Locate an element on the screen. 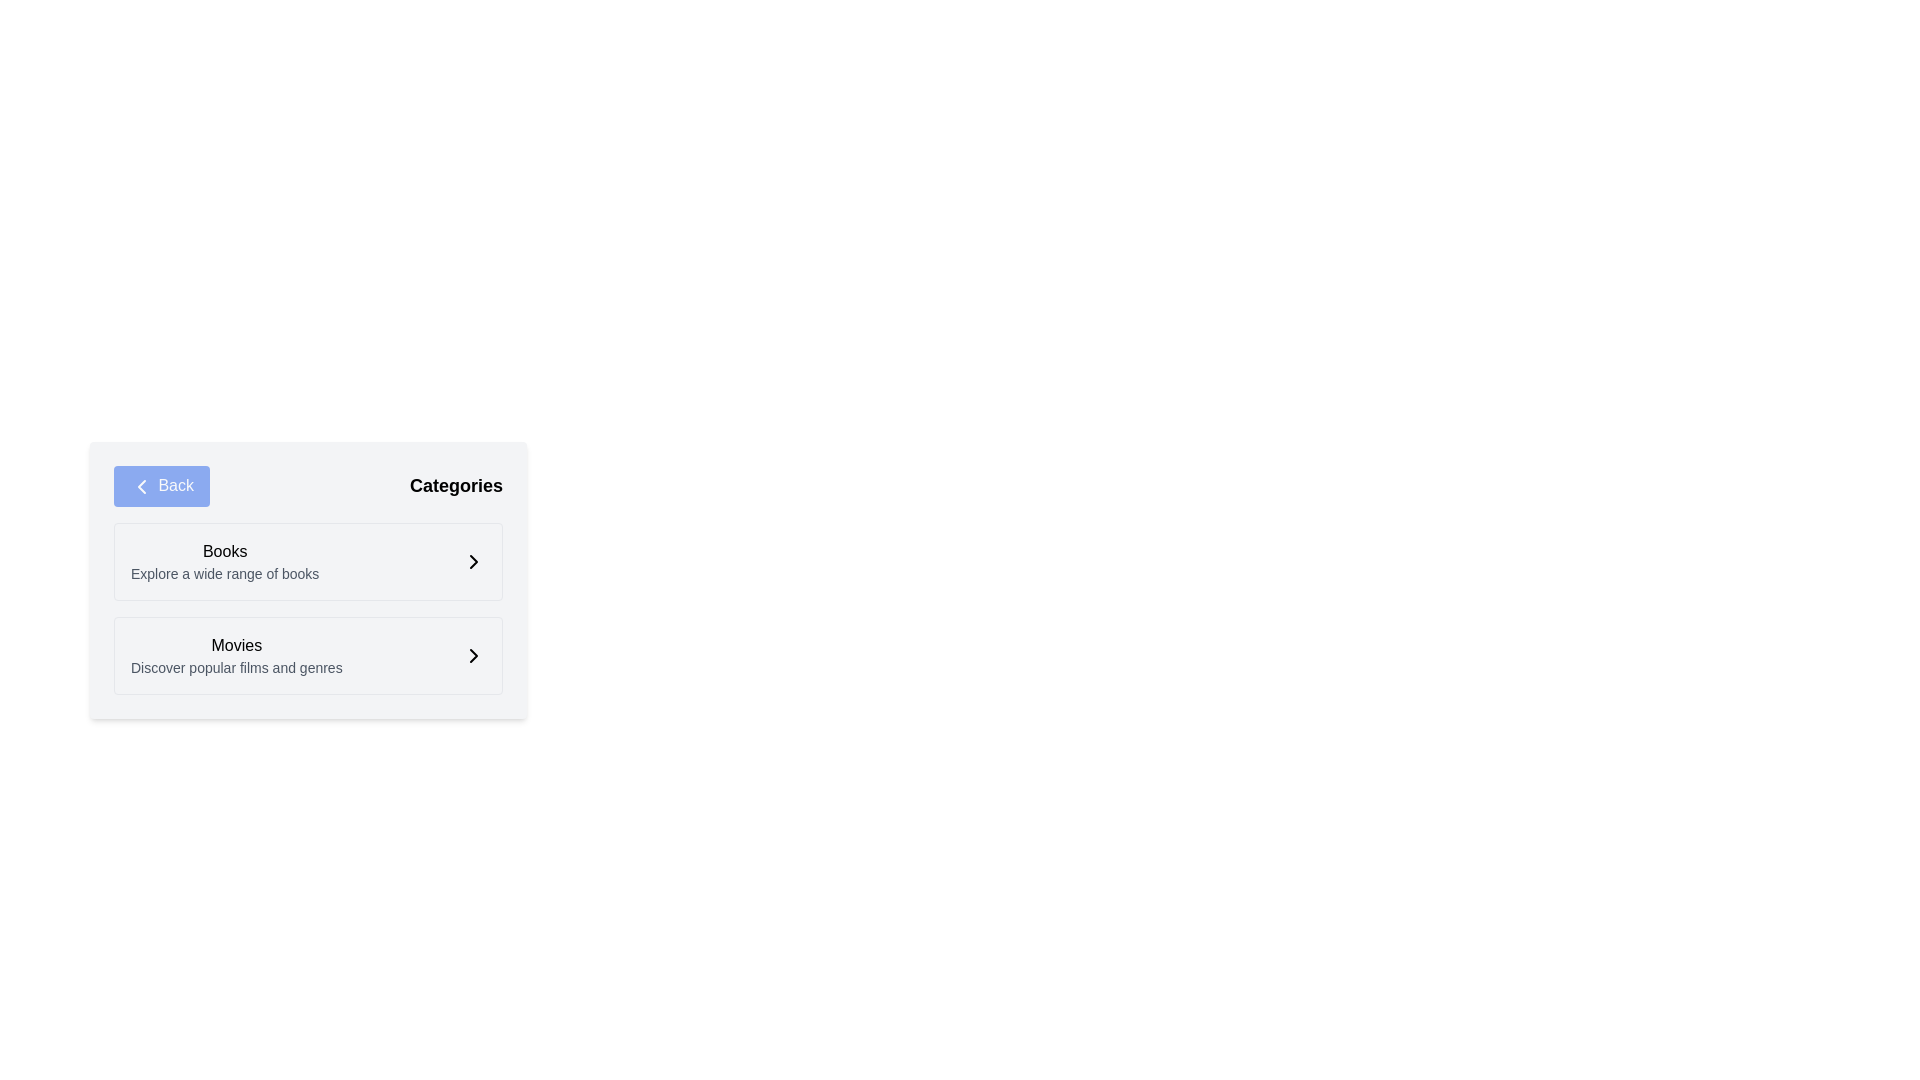 Image resolution: width=1920 pixels, height=1080 pixels. the text label 'Movies', which is styled in bold and serves as the category title located in the second row of the 'Categories' section is located at coordinates (236, 645).